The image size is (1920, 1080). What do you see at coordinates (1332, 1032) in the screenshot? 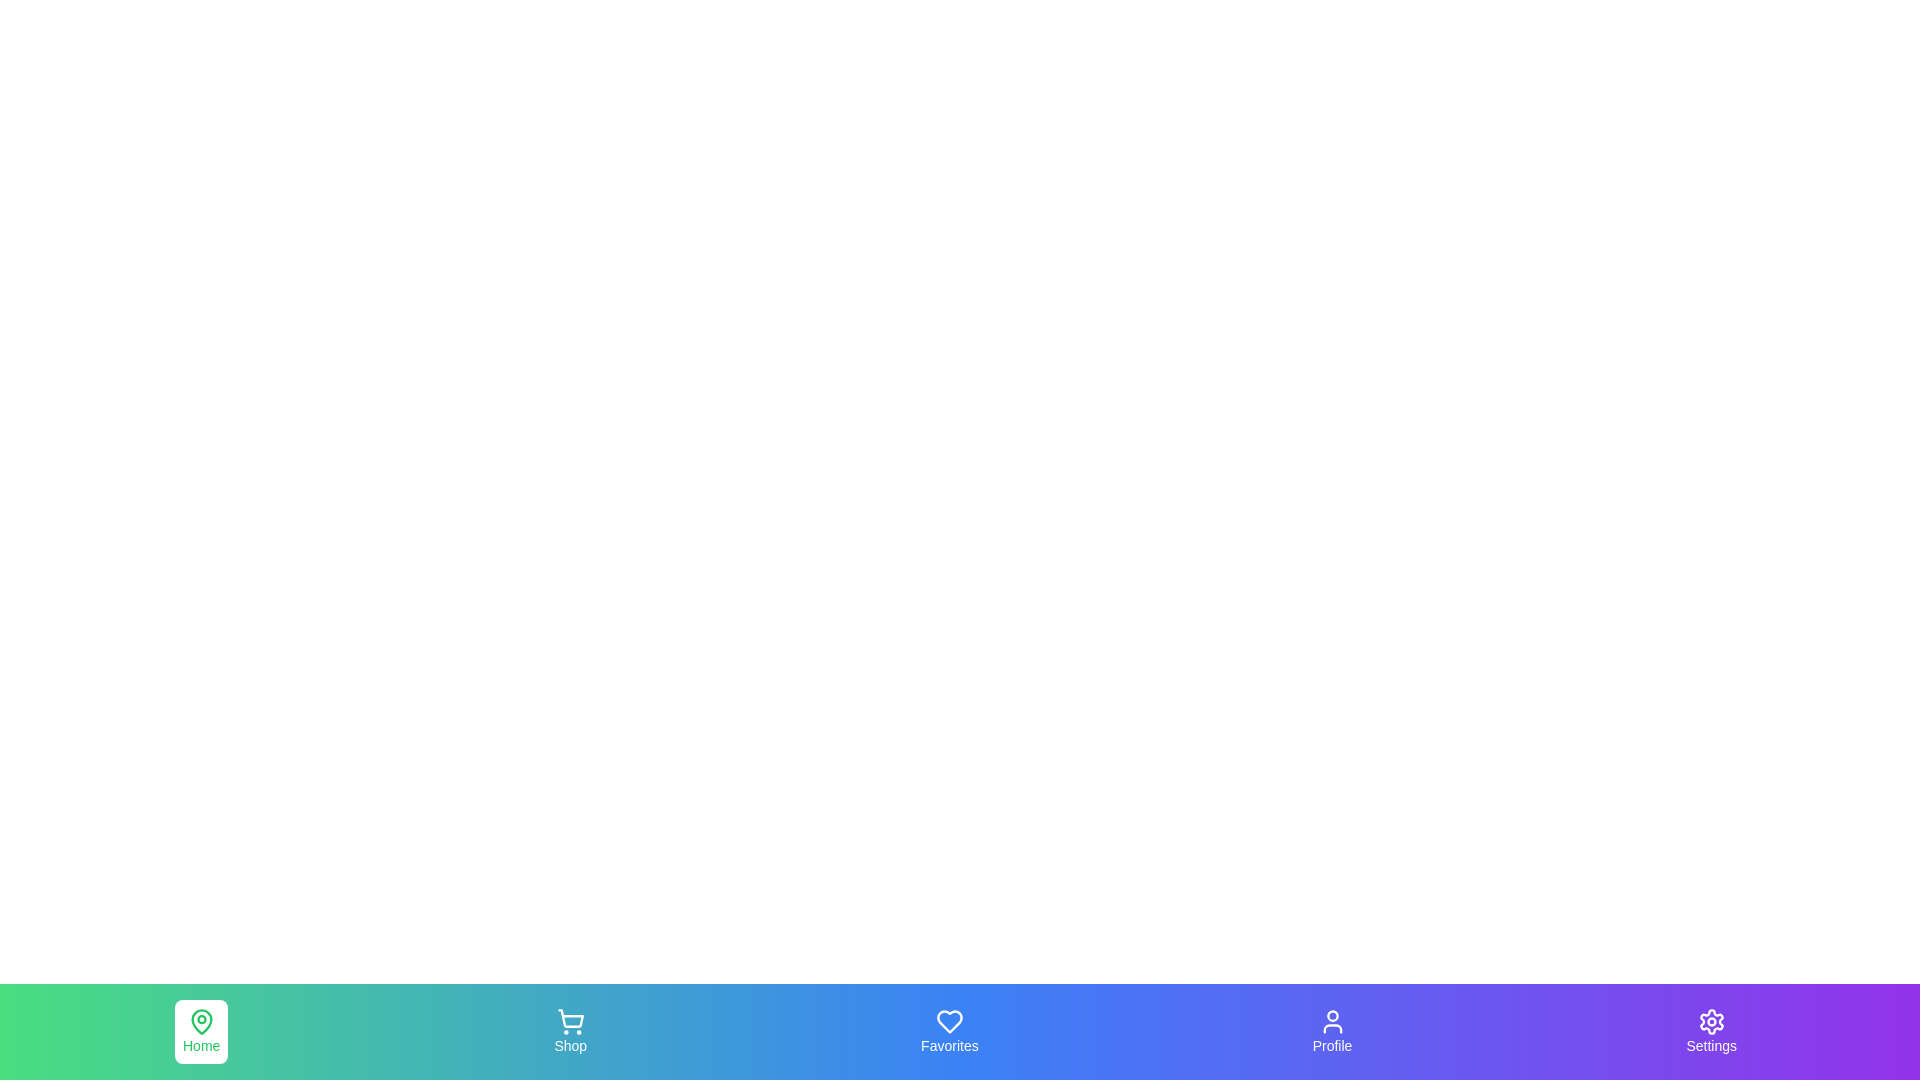
I see `the navigation tab labeled Profile` at bounding box center [1332, 1032].